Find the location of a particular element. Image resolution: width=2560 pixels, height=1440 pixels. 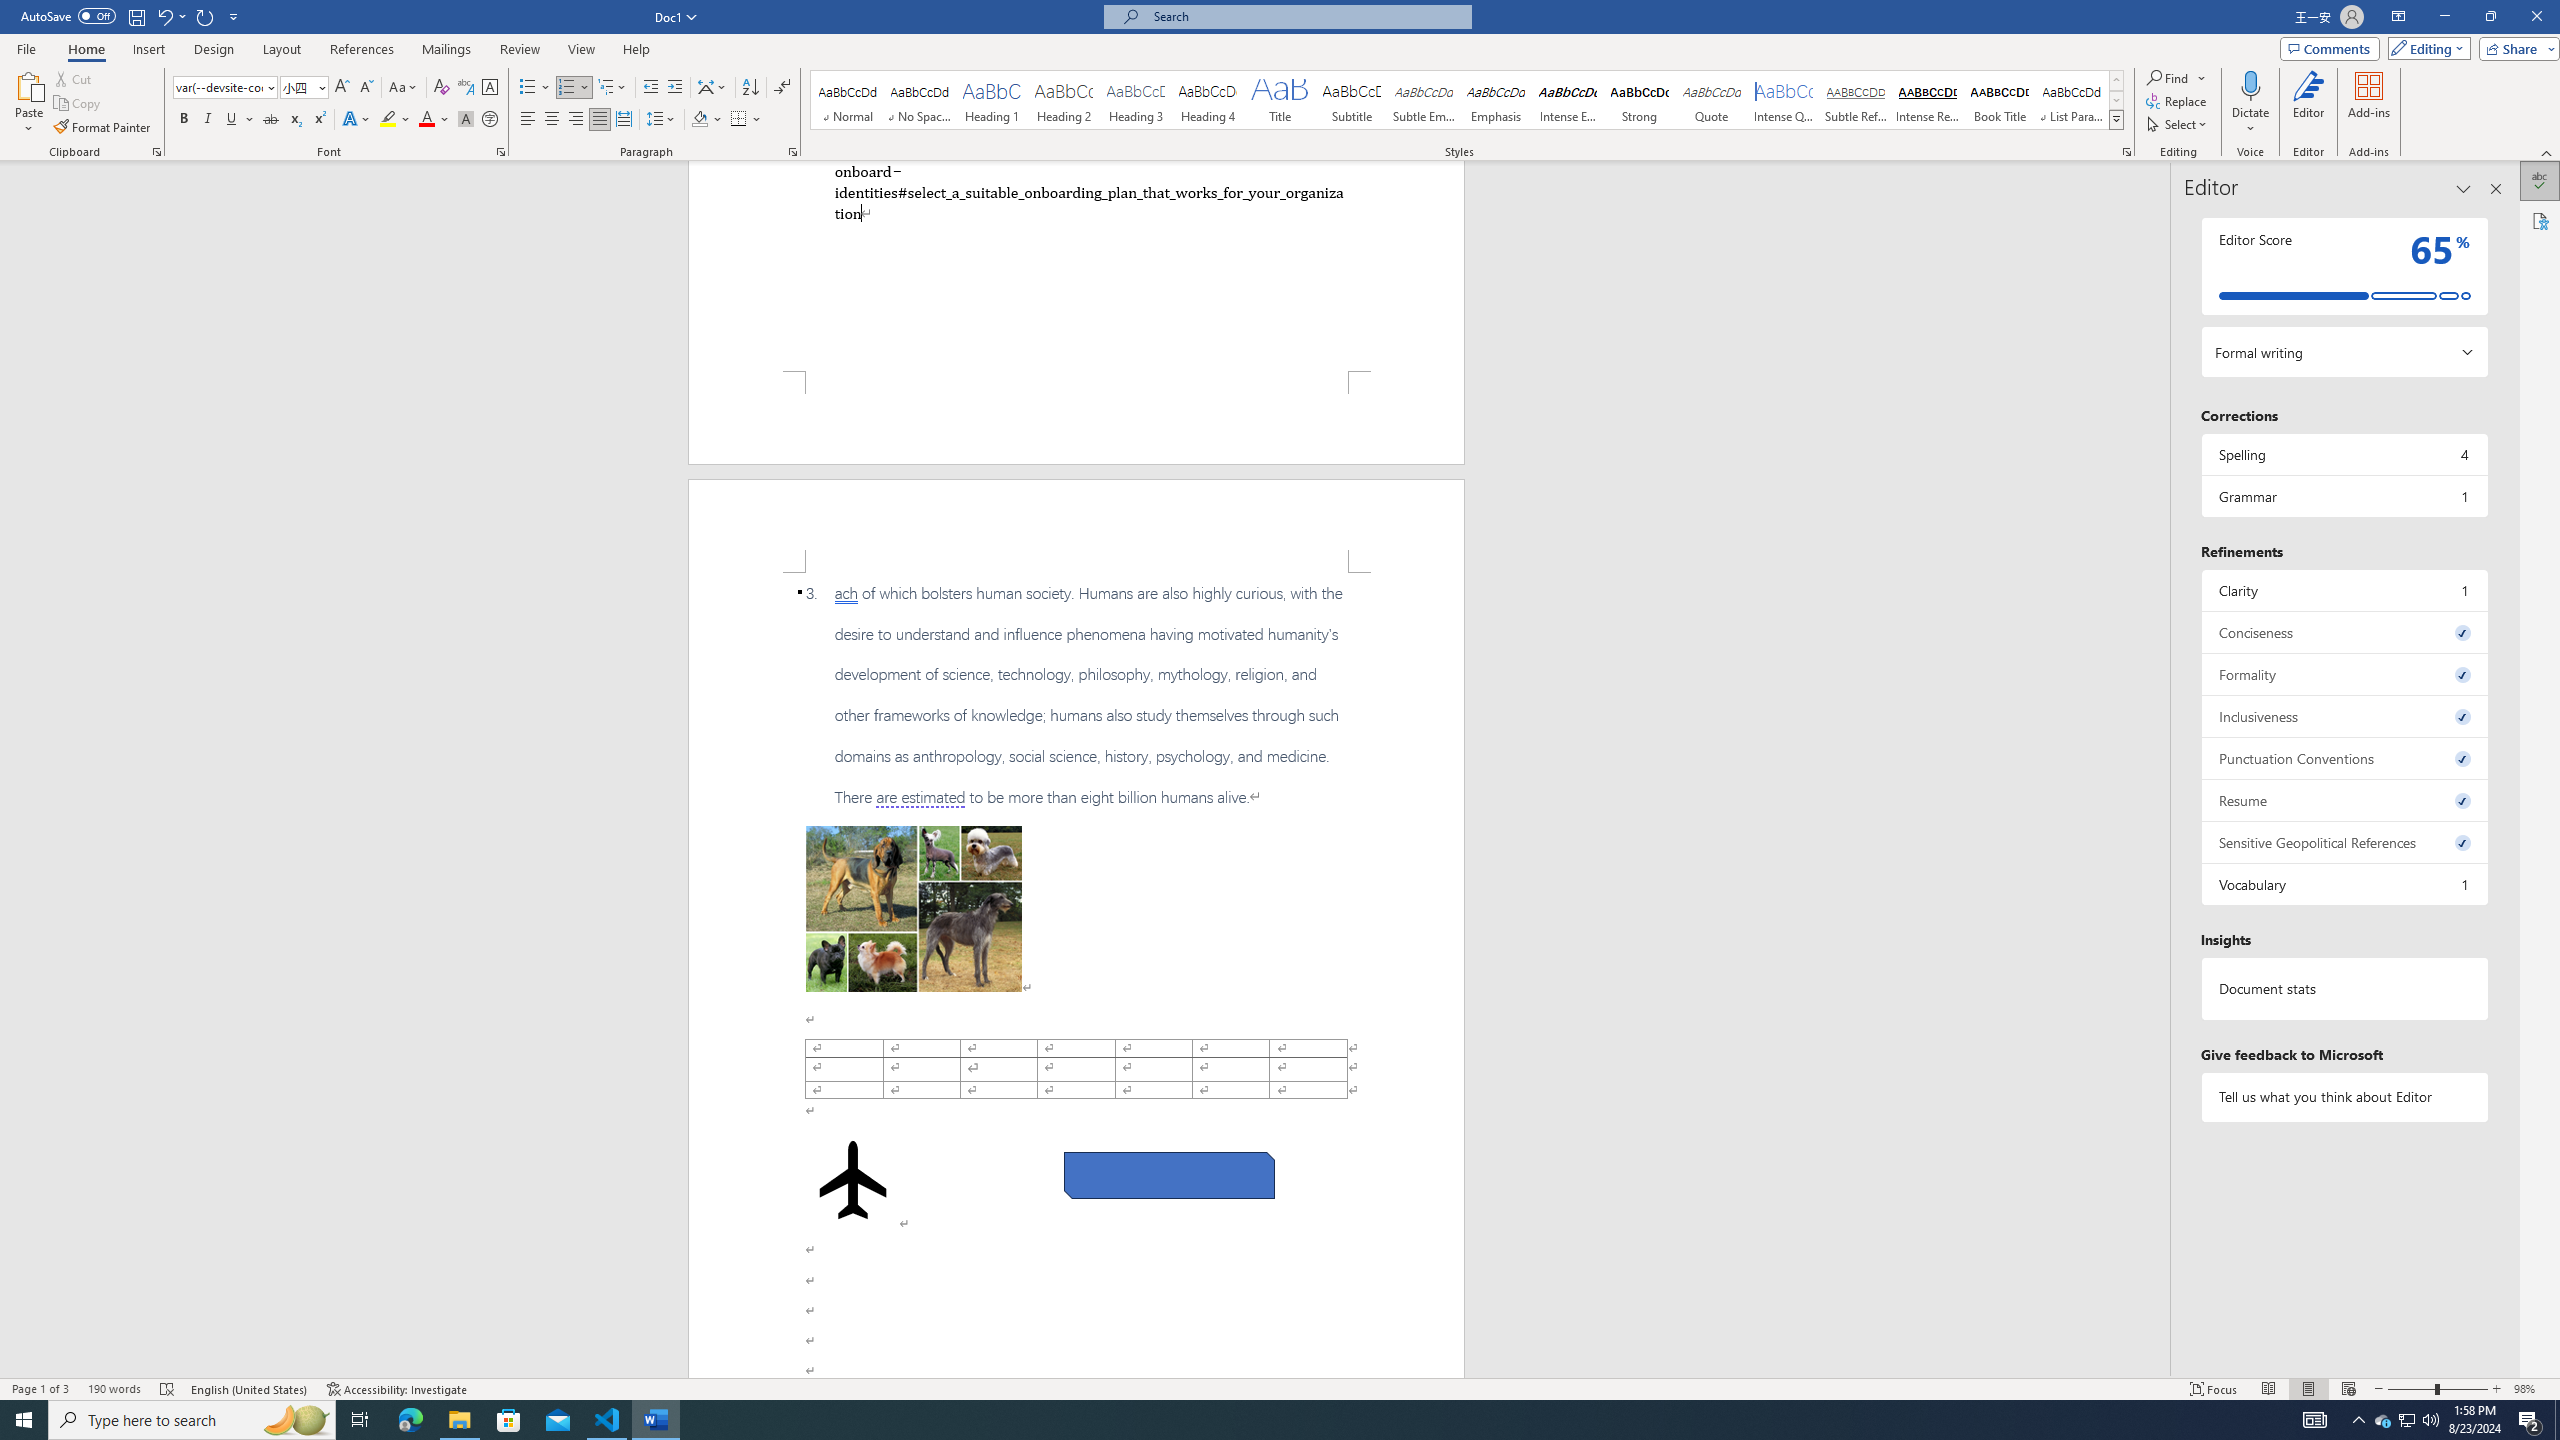

'Conciseness, 0 issues. Press space or enter to review items.' is located at coordinates (2343, 631).